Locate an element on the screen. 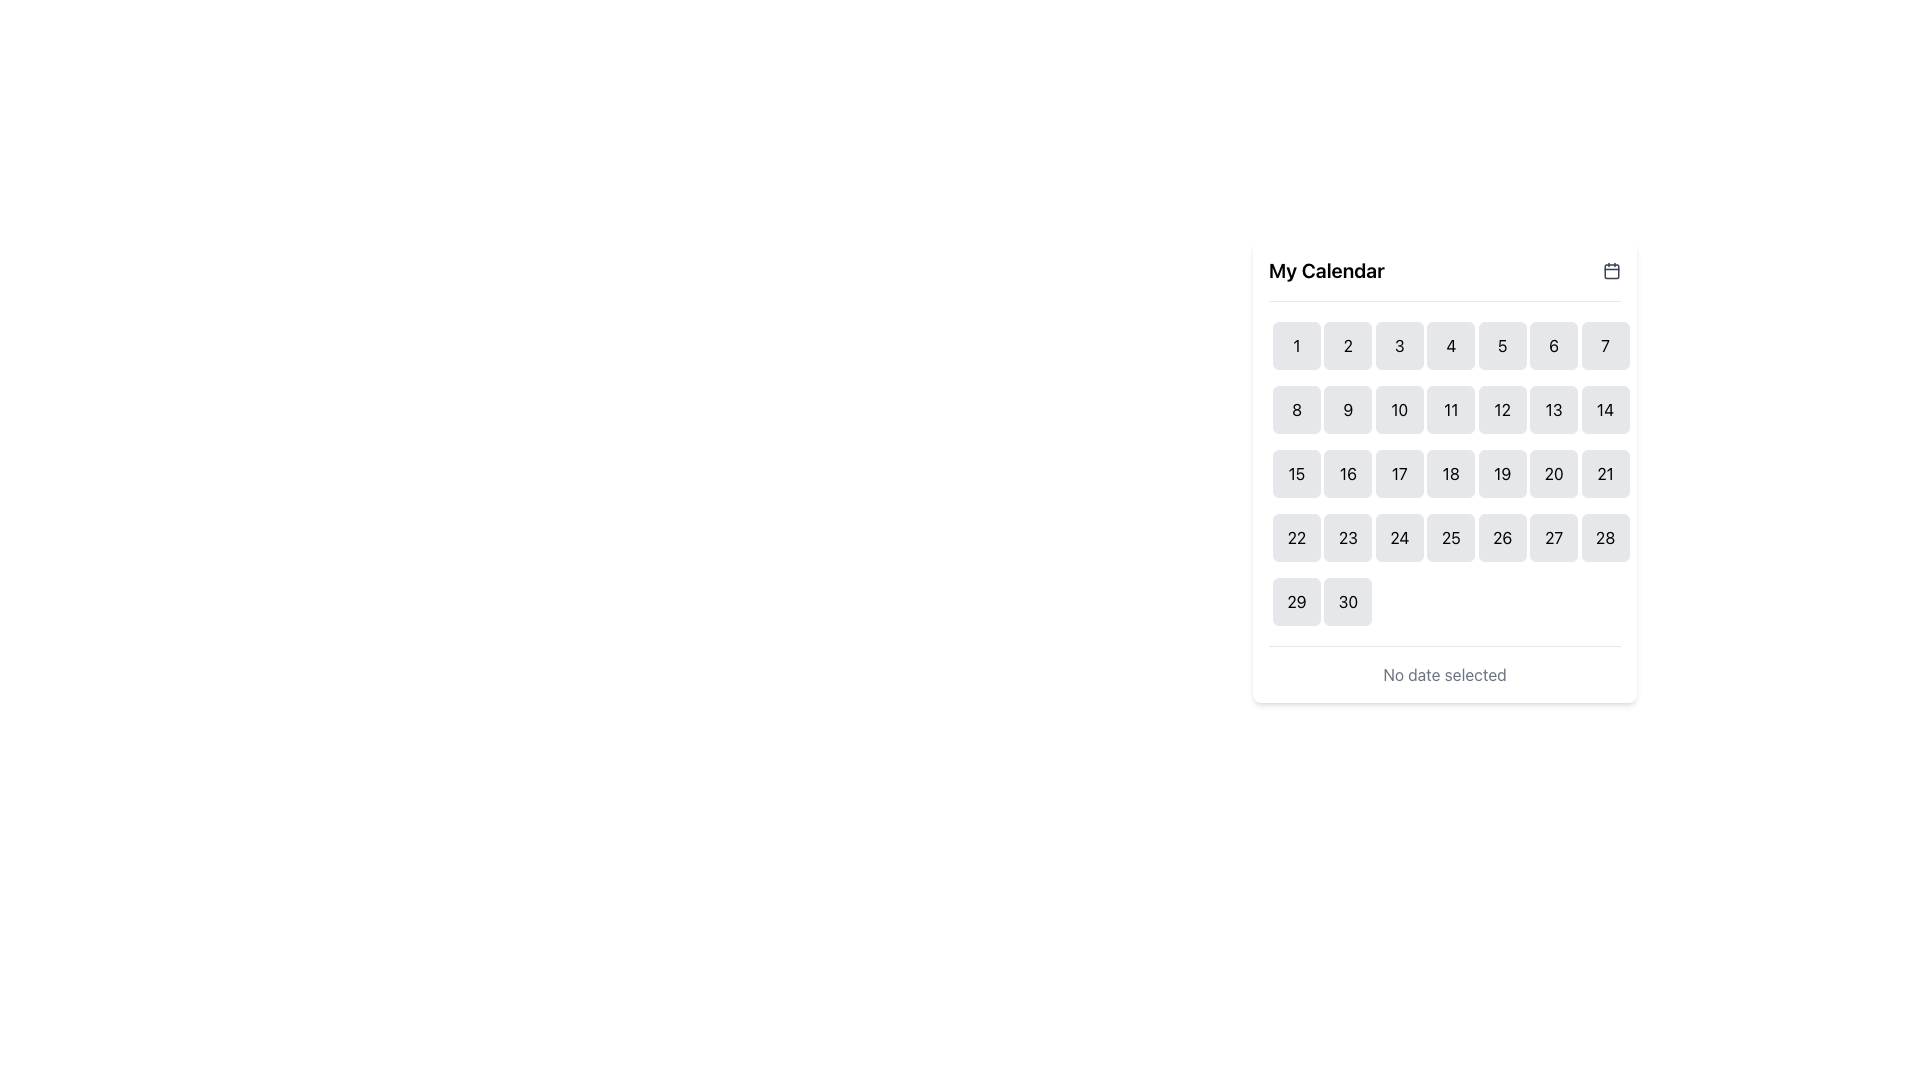 This screenshot has width=1920, height=1080. the rectangular button with a light gray background and the black number '26' centered within it is located at coordinates (1502, 536).